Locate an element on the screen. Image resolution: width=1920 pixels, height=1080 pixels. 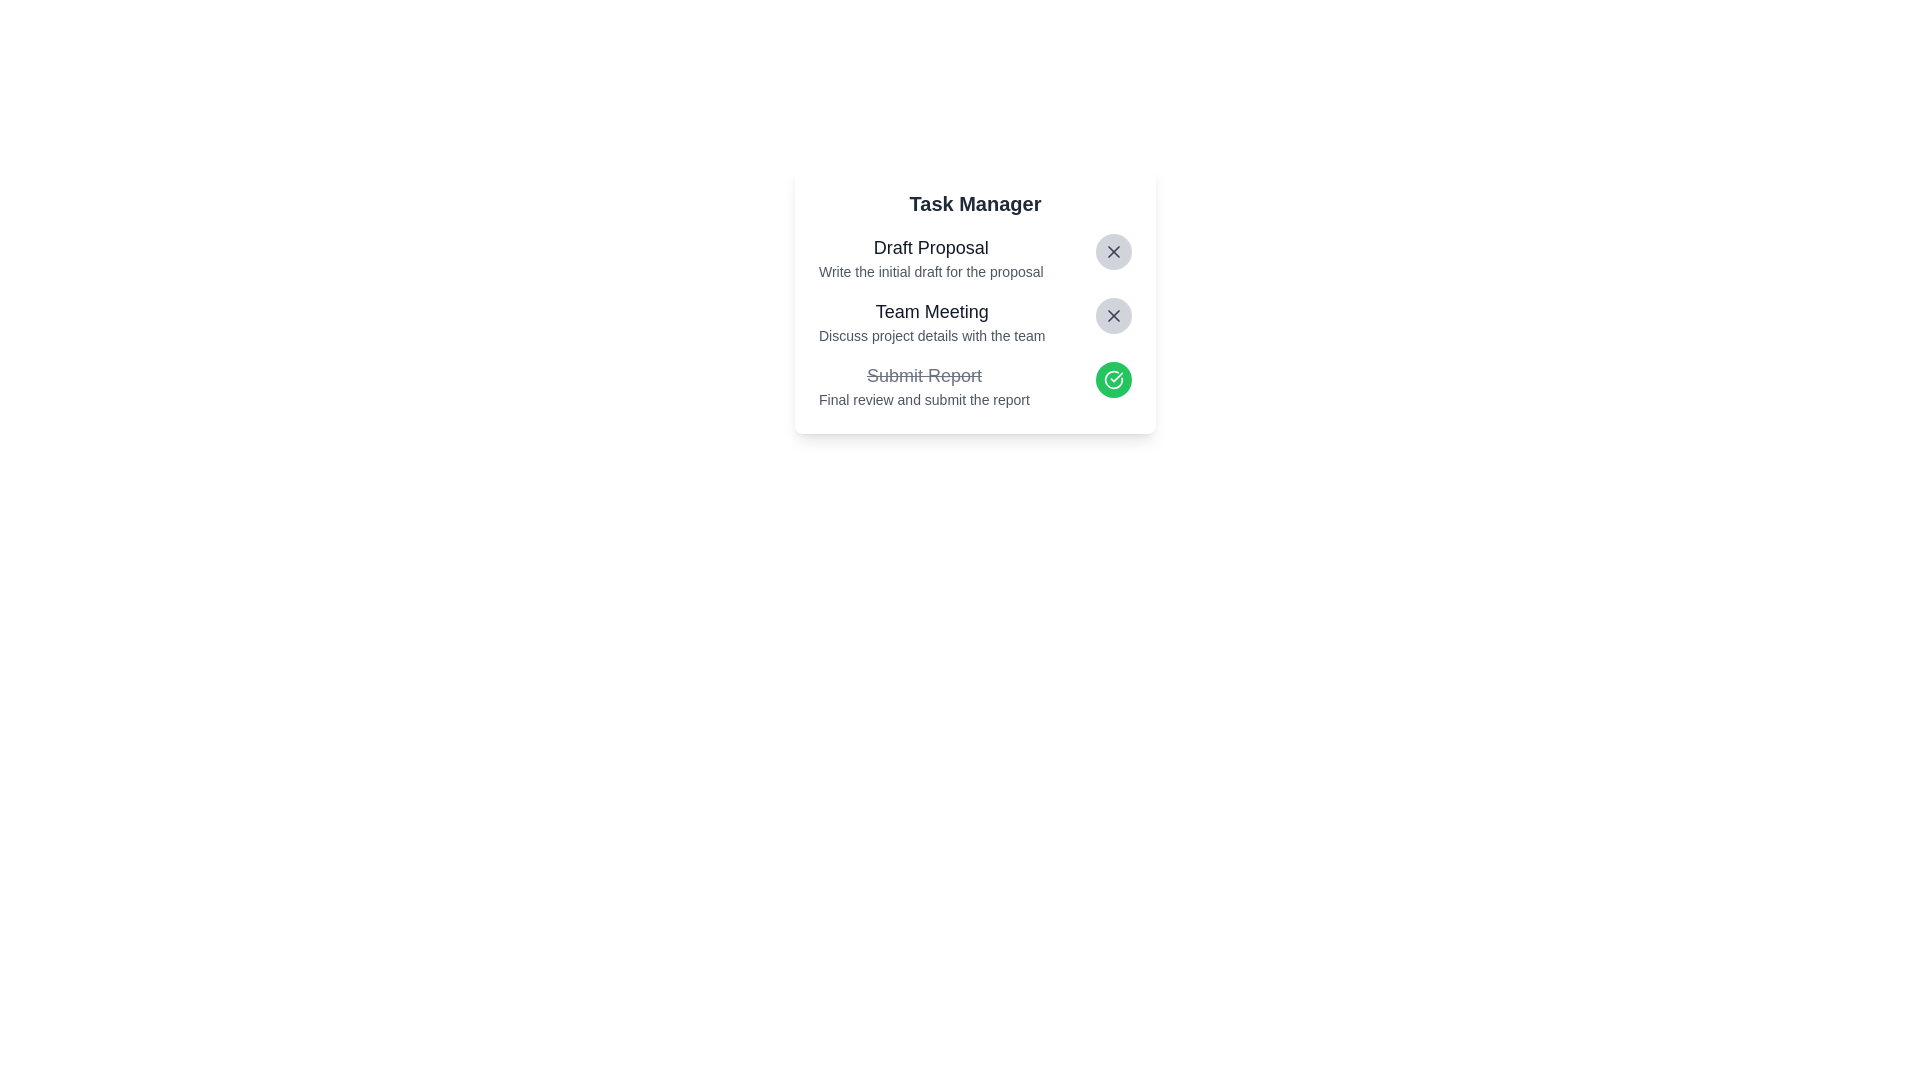
the dismiss button associated with the 'Team Meeting' task is located at coordinates (1112, 315).